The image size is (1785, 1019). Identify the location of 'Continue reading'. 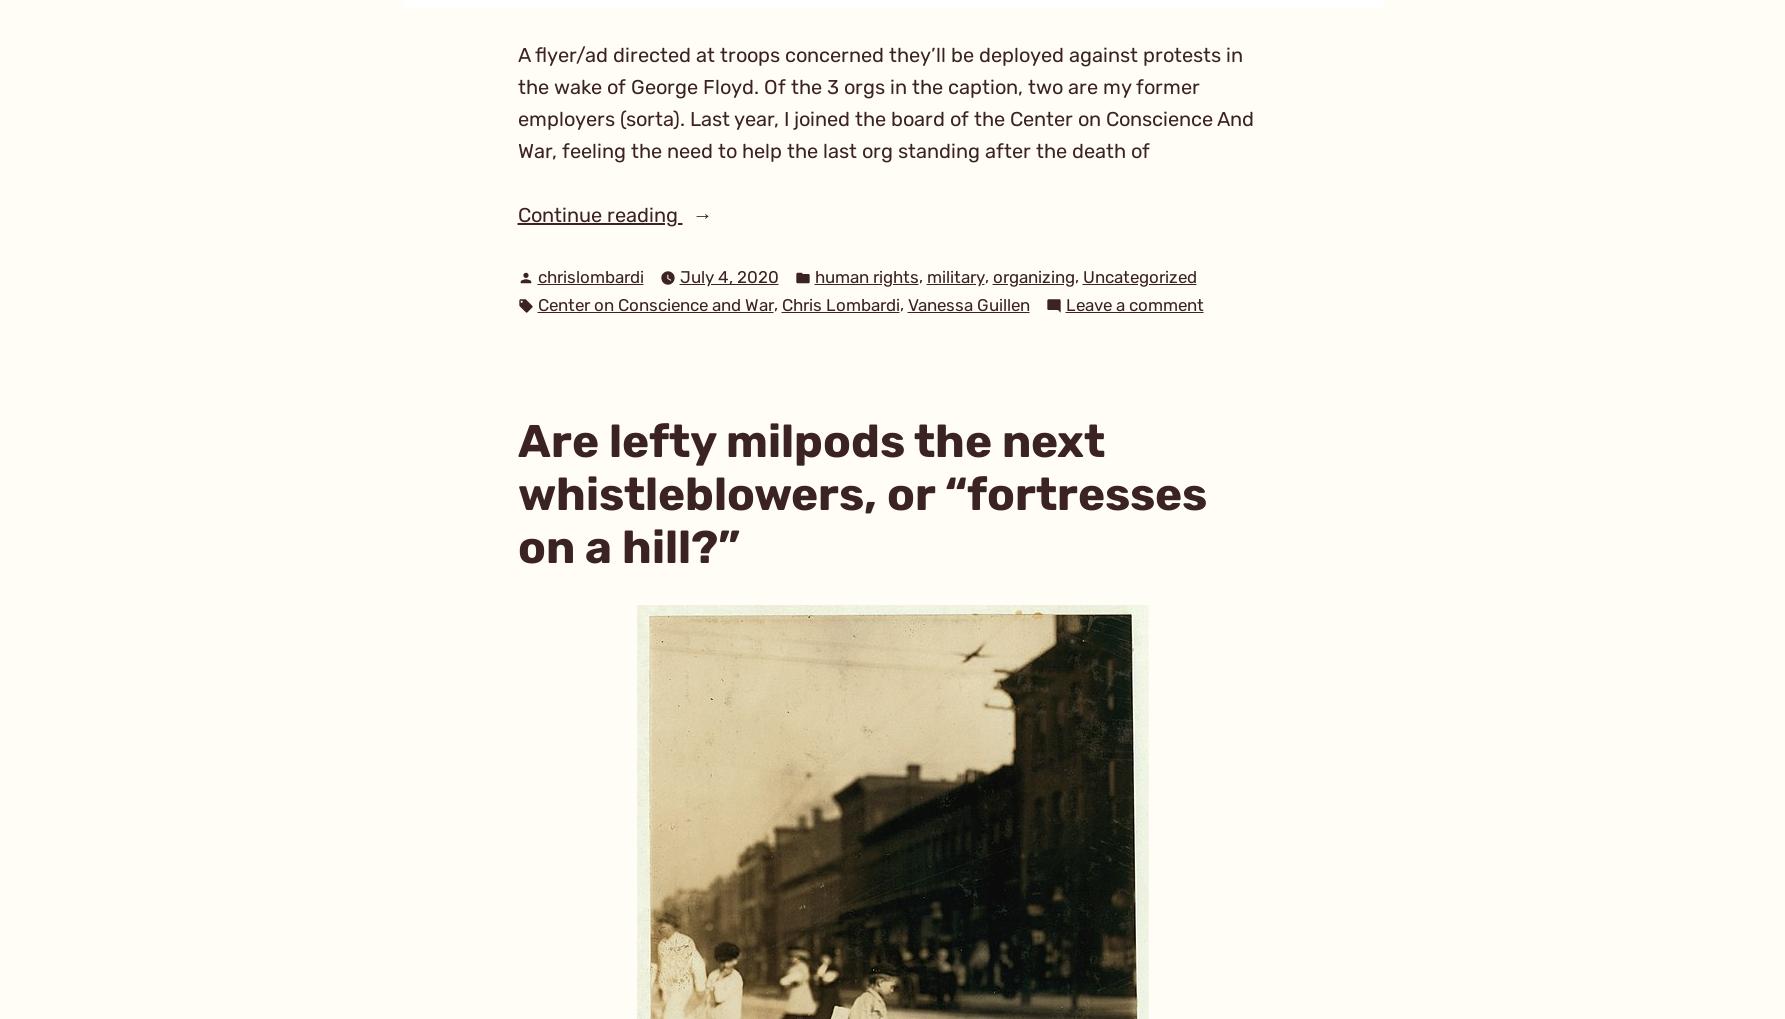
(516, 214).